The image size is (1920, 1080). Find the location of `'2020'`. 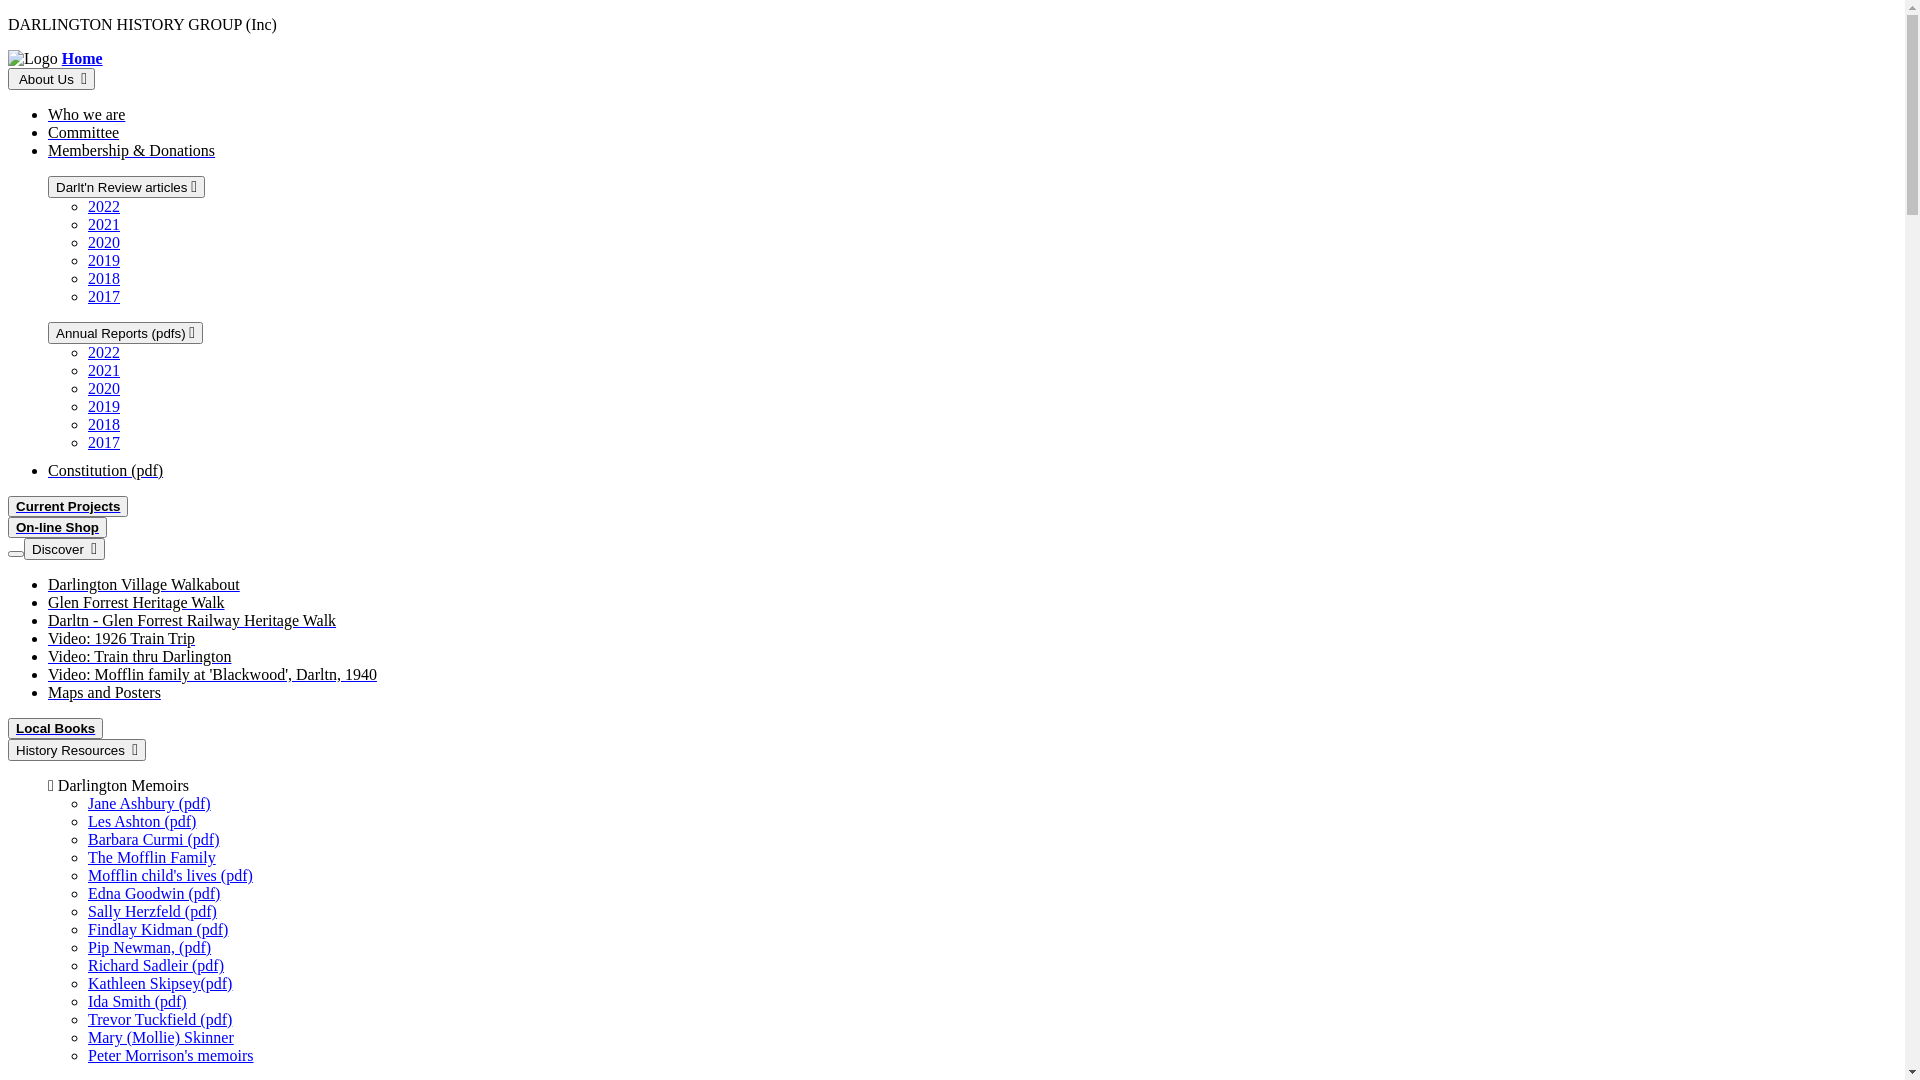

'2020' is located at coordinates (103, 241).